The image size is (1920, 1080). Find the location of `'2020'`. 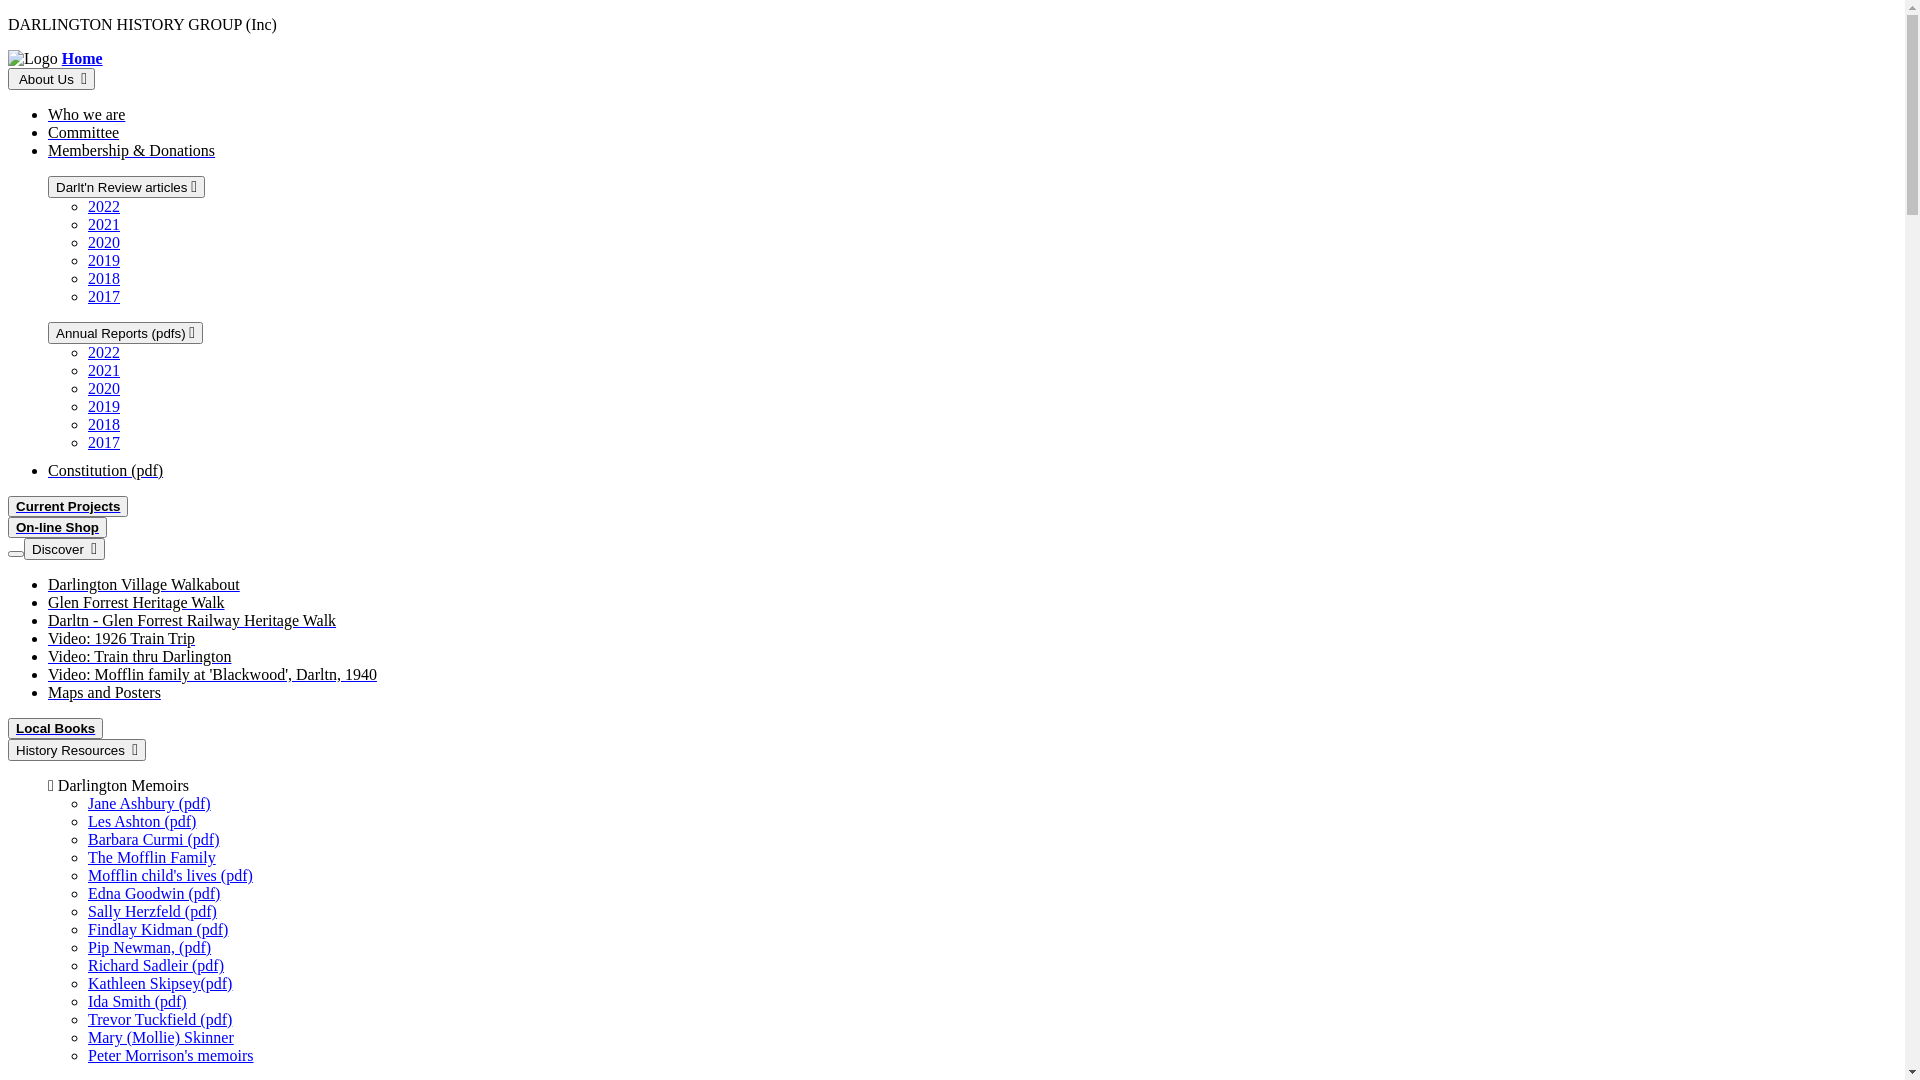

'2020' is located at coordinates (103, 241).